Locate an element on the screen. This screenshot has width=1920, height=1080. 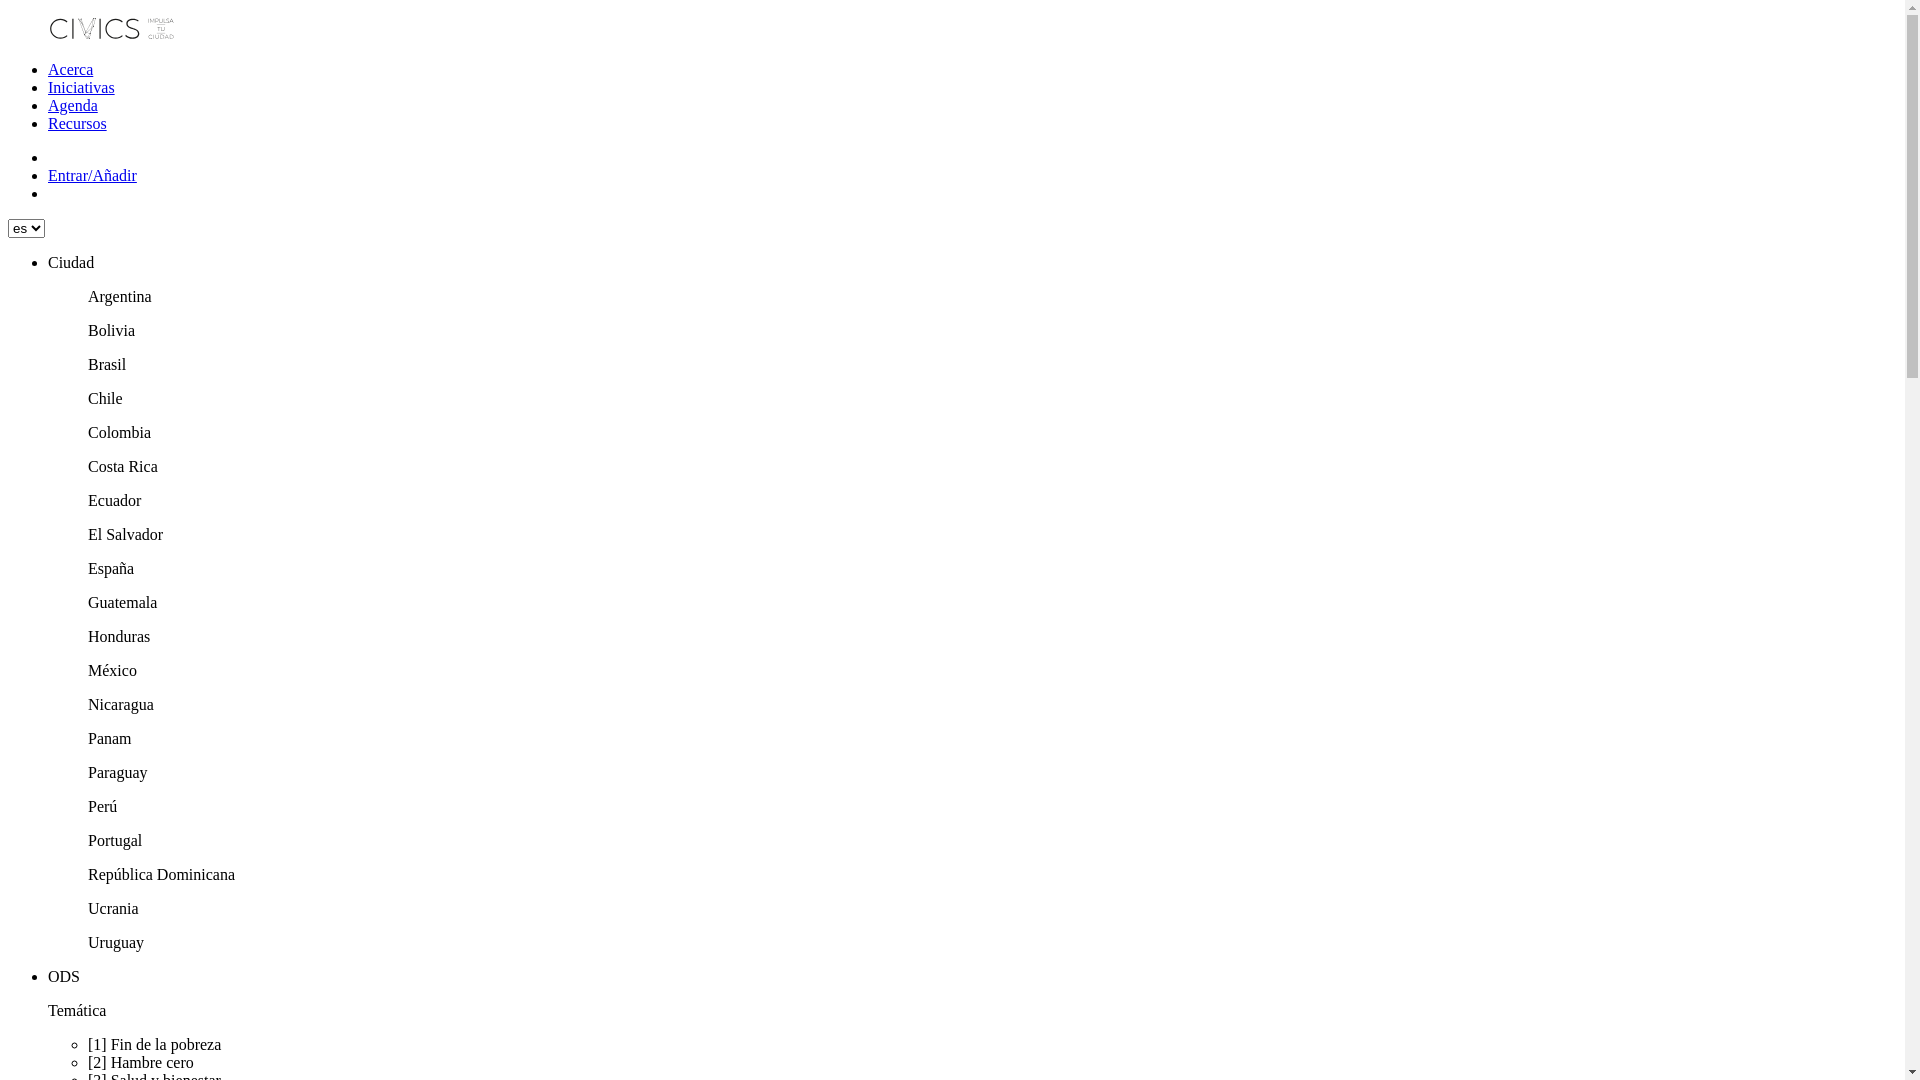
'Recursos' is located at coordinates (77, 123).